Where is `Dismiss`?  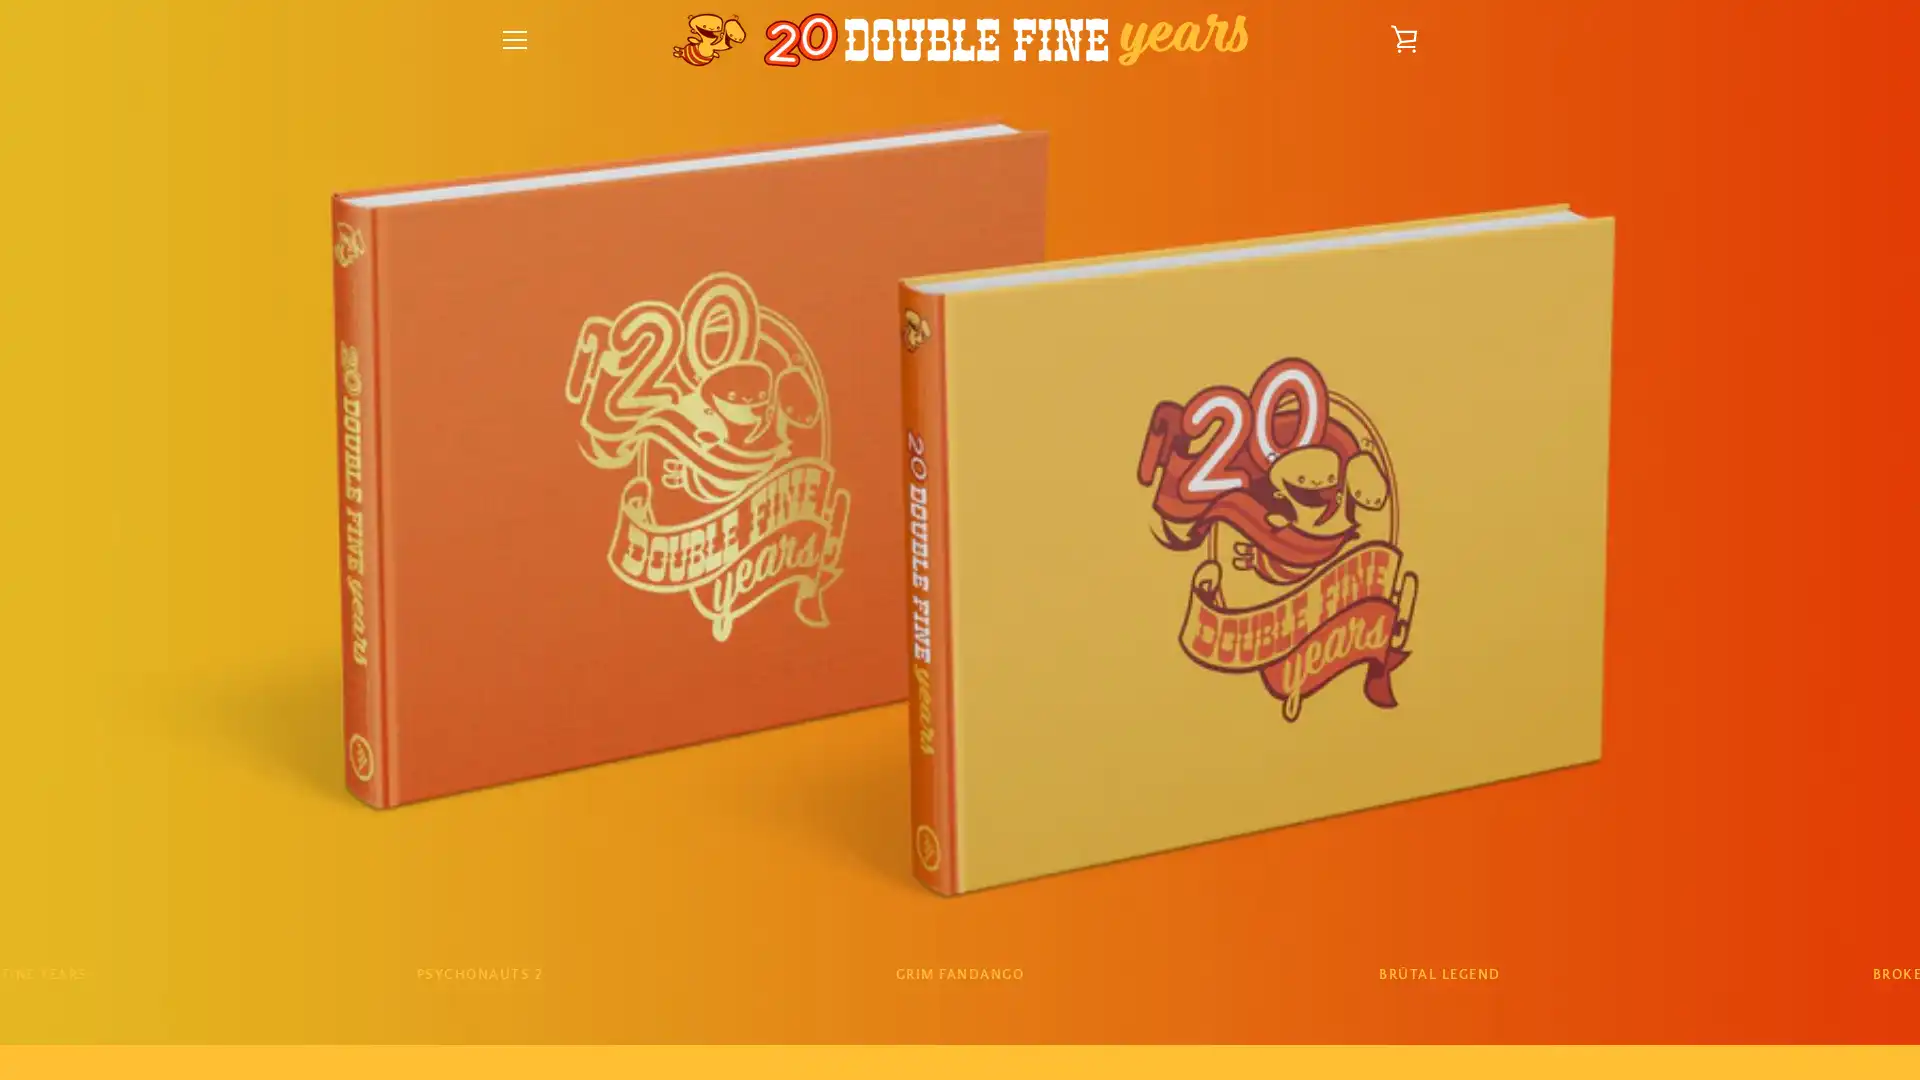 Dismiss is located at coordinates (1181, 362).